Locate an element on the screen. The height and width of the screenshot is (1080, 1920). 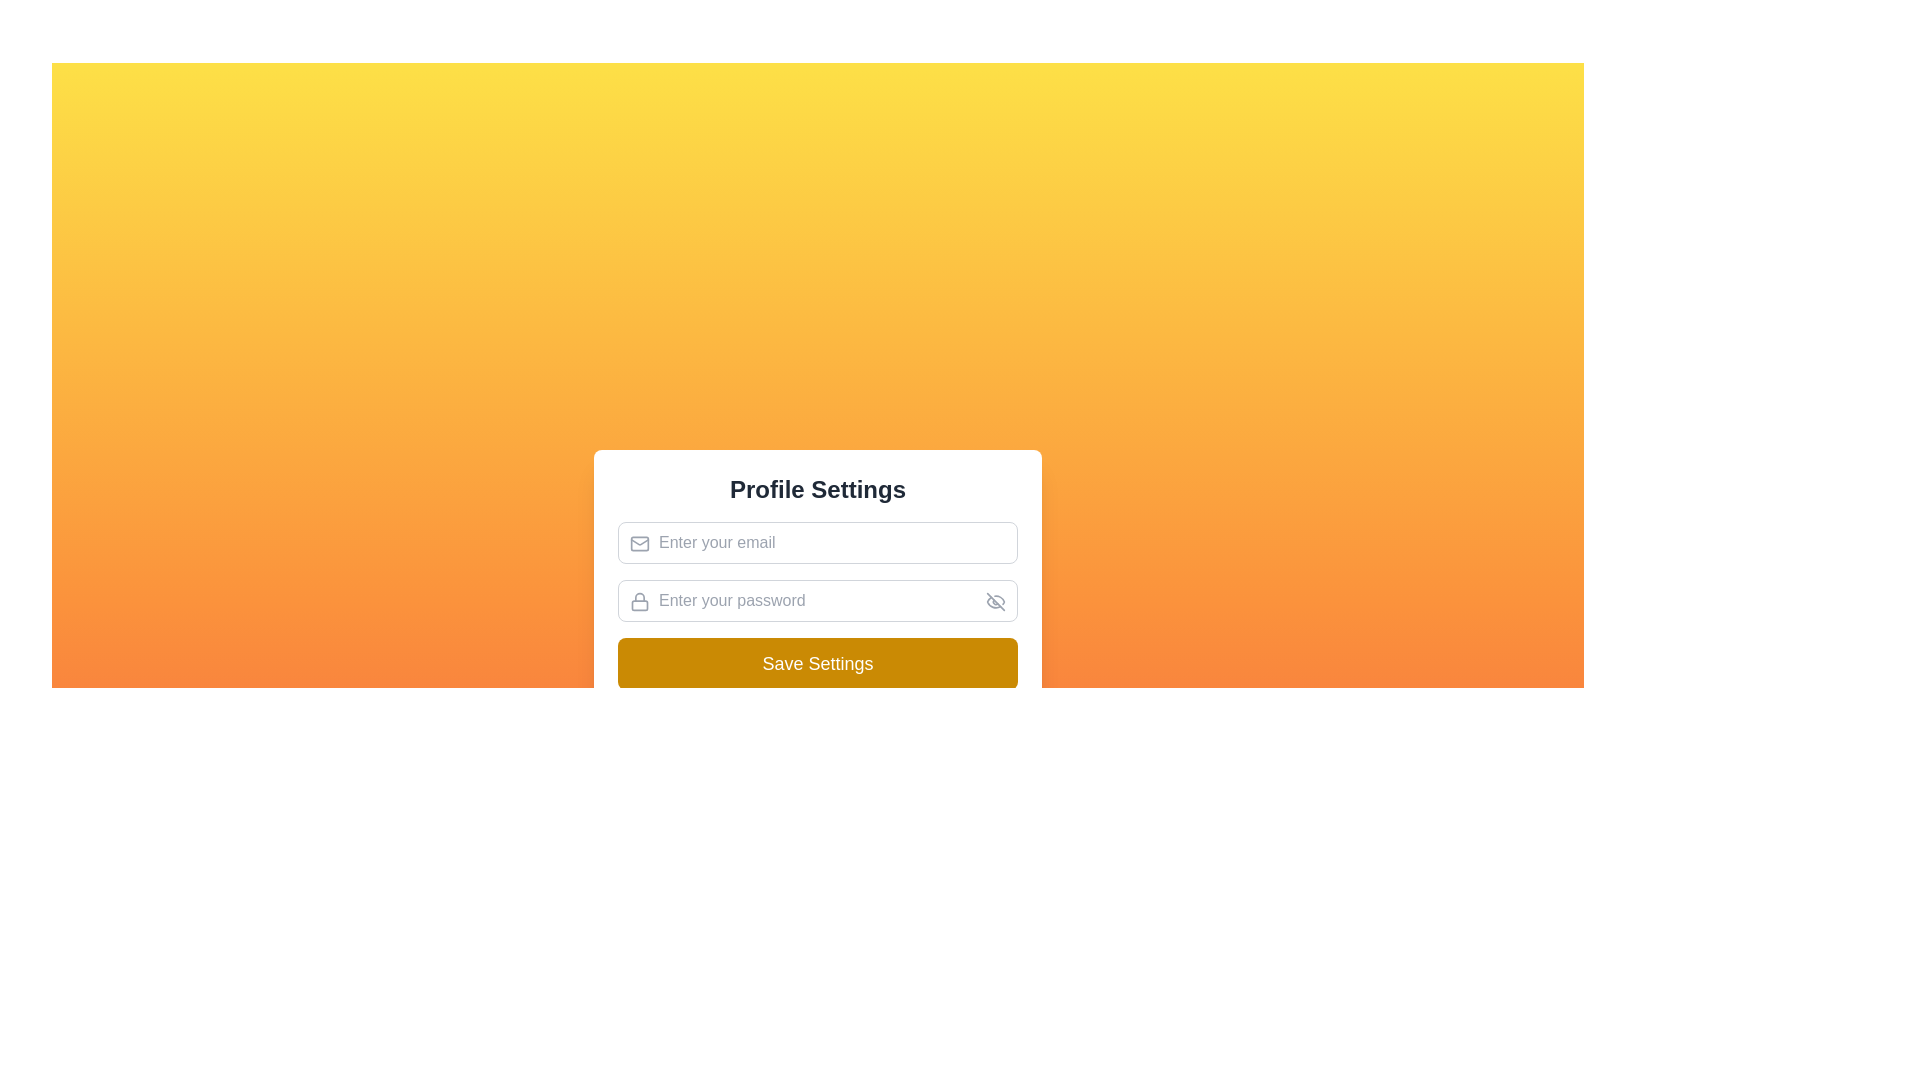
the decorative rectangular part of the email icon, which is located at the far left inside the email input field in the Profile Settings section is located at coordinates (638, 543).